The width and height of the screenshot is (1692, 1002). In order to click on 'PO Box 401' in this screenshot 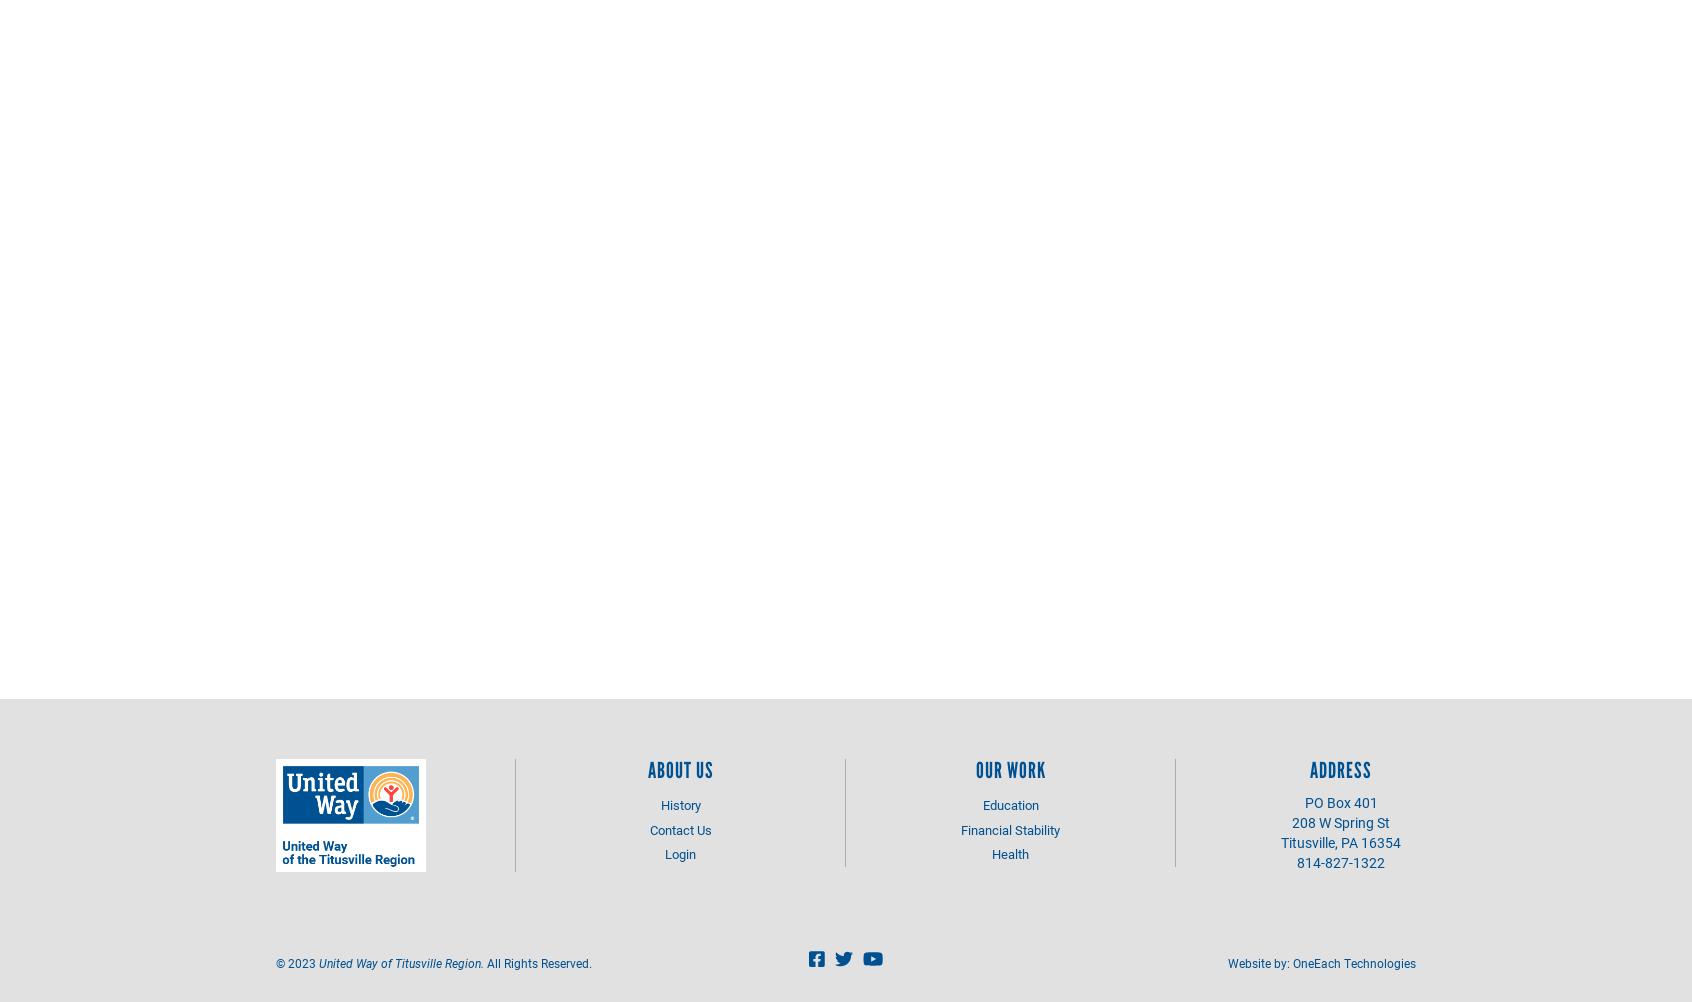, I will do `click(1340, 801)`.